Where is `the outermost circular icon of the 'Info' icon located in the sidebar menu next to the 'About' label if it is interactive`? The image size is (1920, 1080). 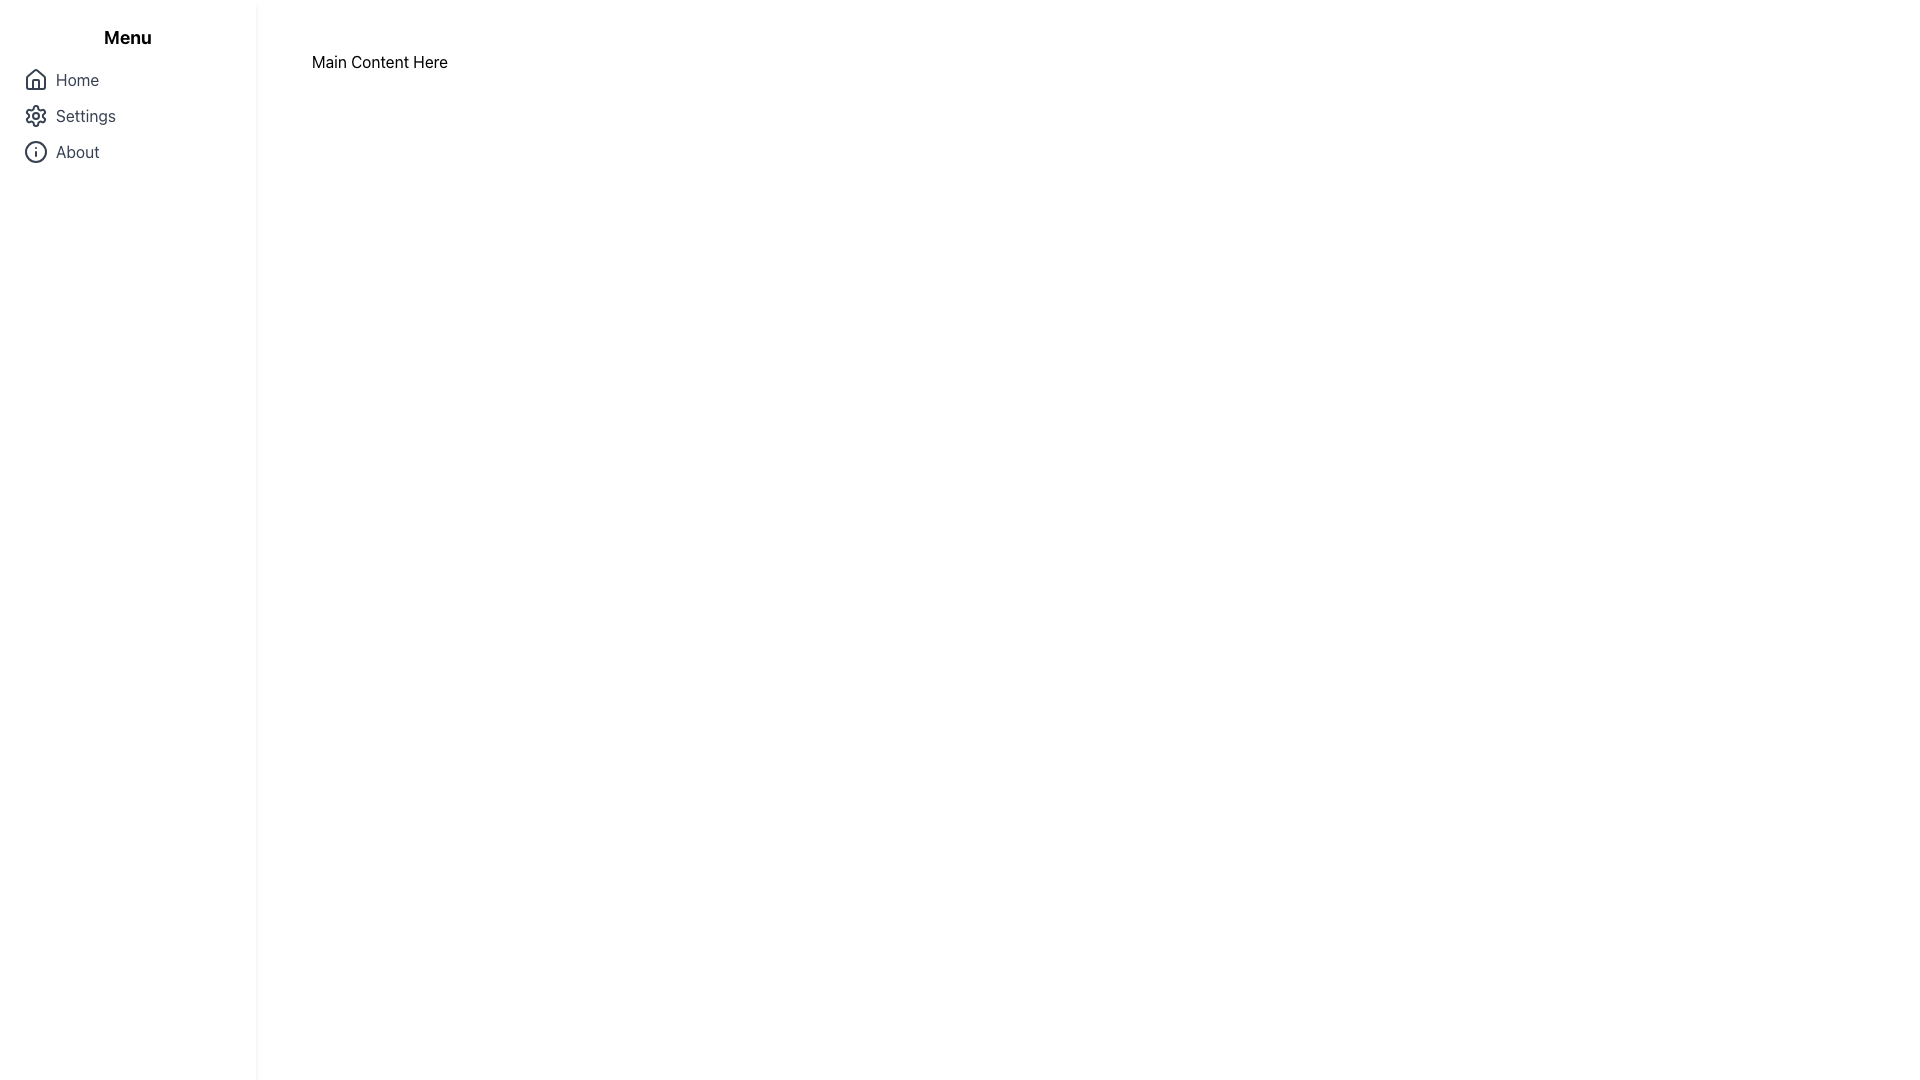
the outermost circular icon of the 'Info' icon located in the sidebar menu next to the 'About' label if it is interactive is located at coordinates (35, 150).